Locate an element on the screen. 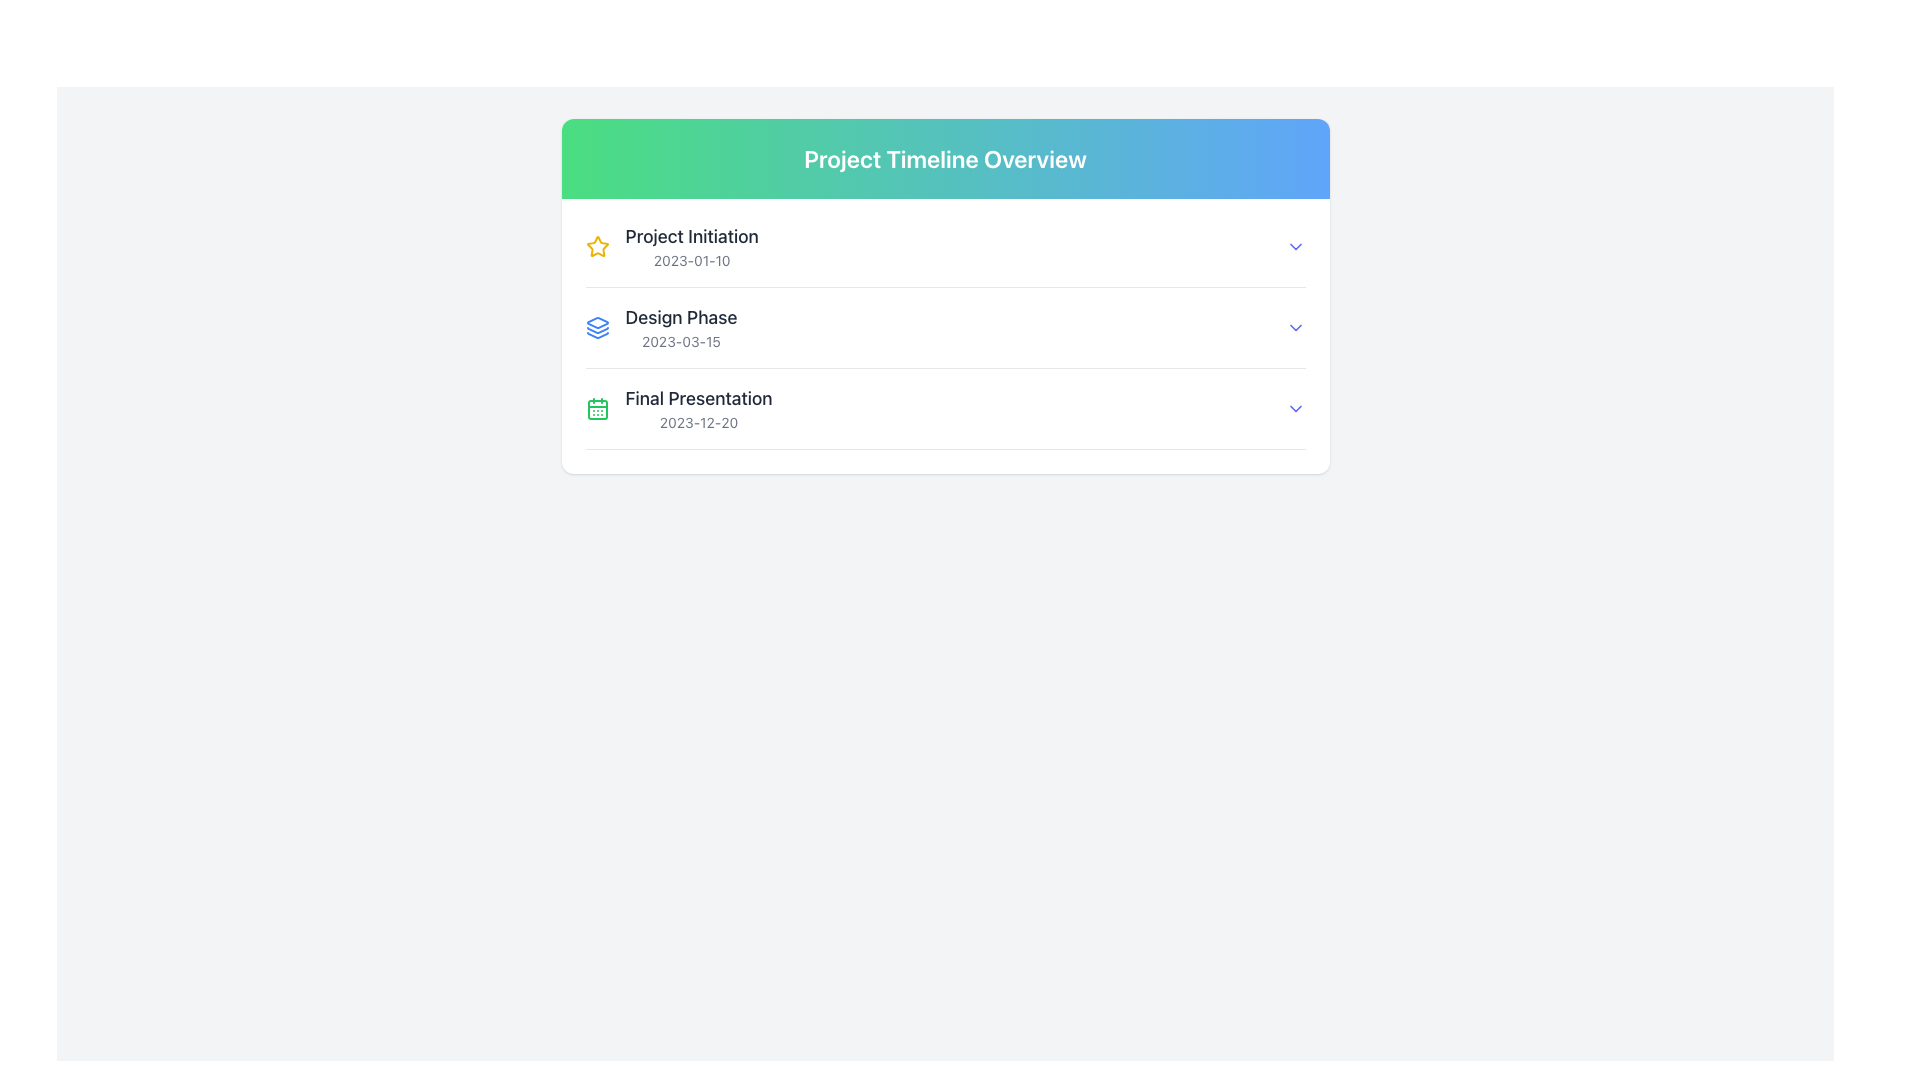 This screenshot has height=1080, width=1920. the visual component inside the calendar icon representing the 'Final Presentation' phase located in the timeline section is located at coordinates (596, 408).